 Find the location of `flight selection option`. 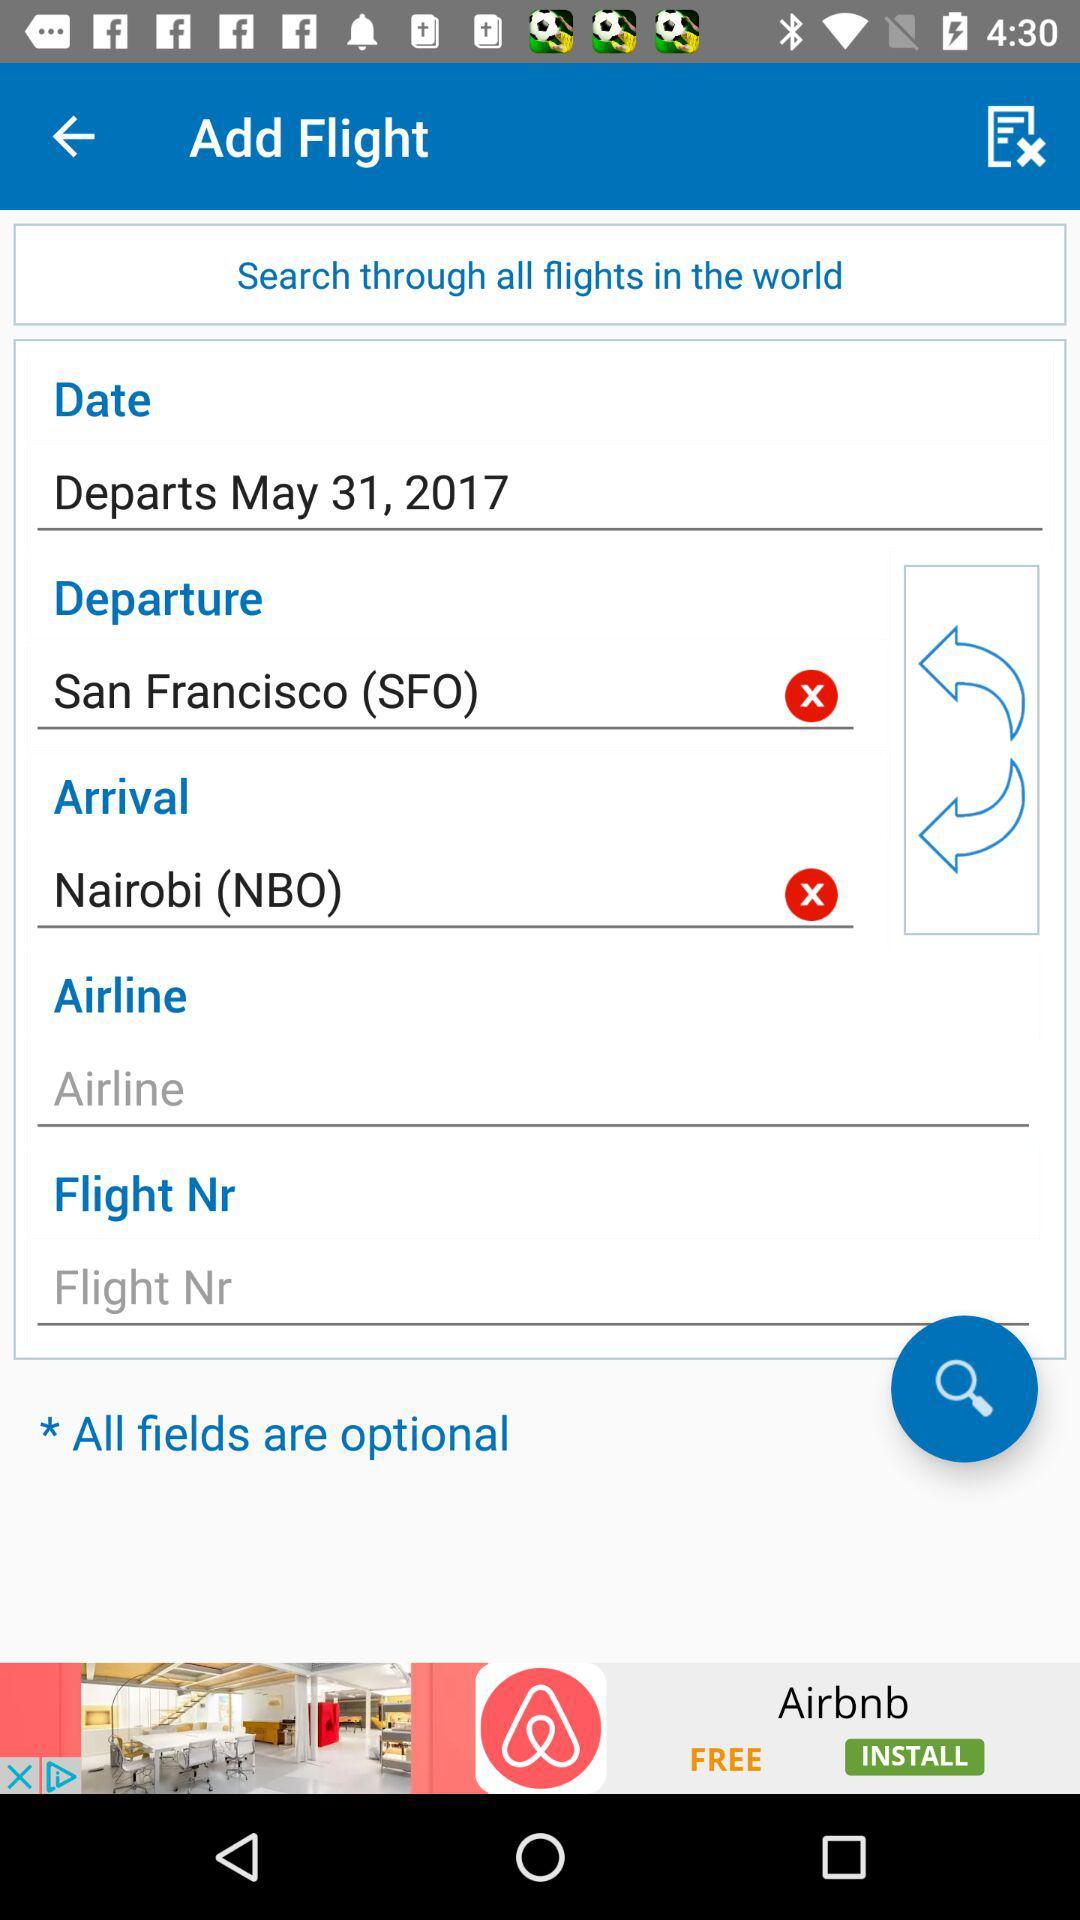

flight selection option is located at coordinates (532, 1292).